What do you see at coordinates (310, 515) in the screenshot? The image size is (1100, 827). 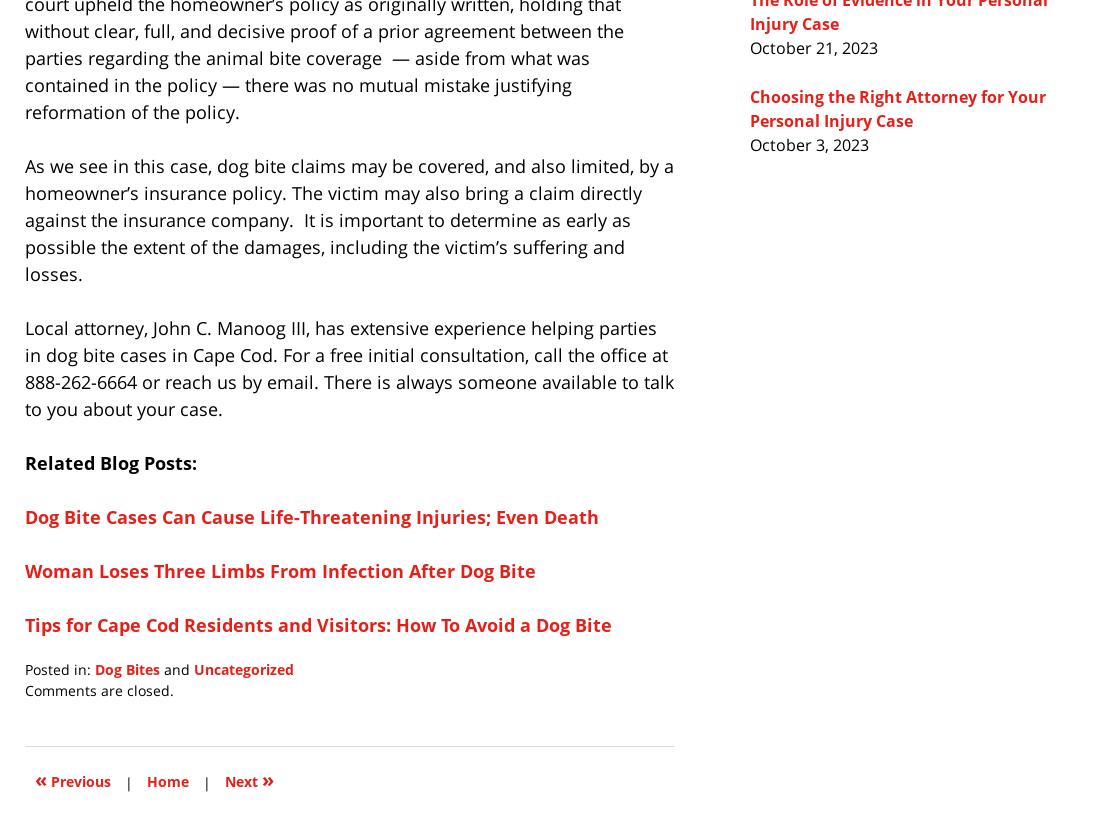 I see `'Dog Bite Cases Can Cause Life-Threatening Injuries; Even Death'` at bounding box center [310, 515].